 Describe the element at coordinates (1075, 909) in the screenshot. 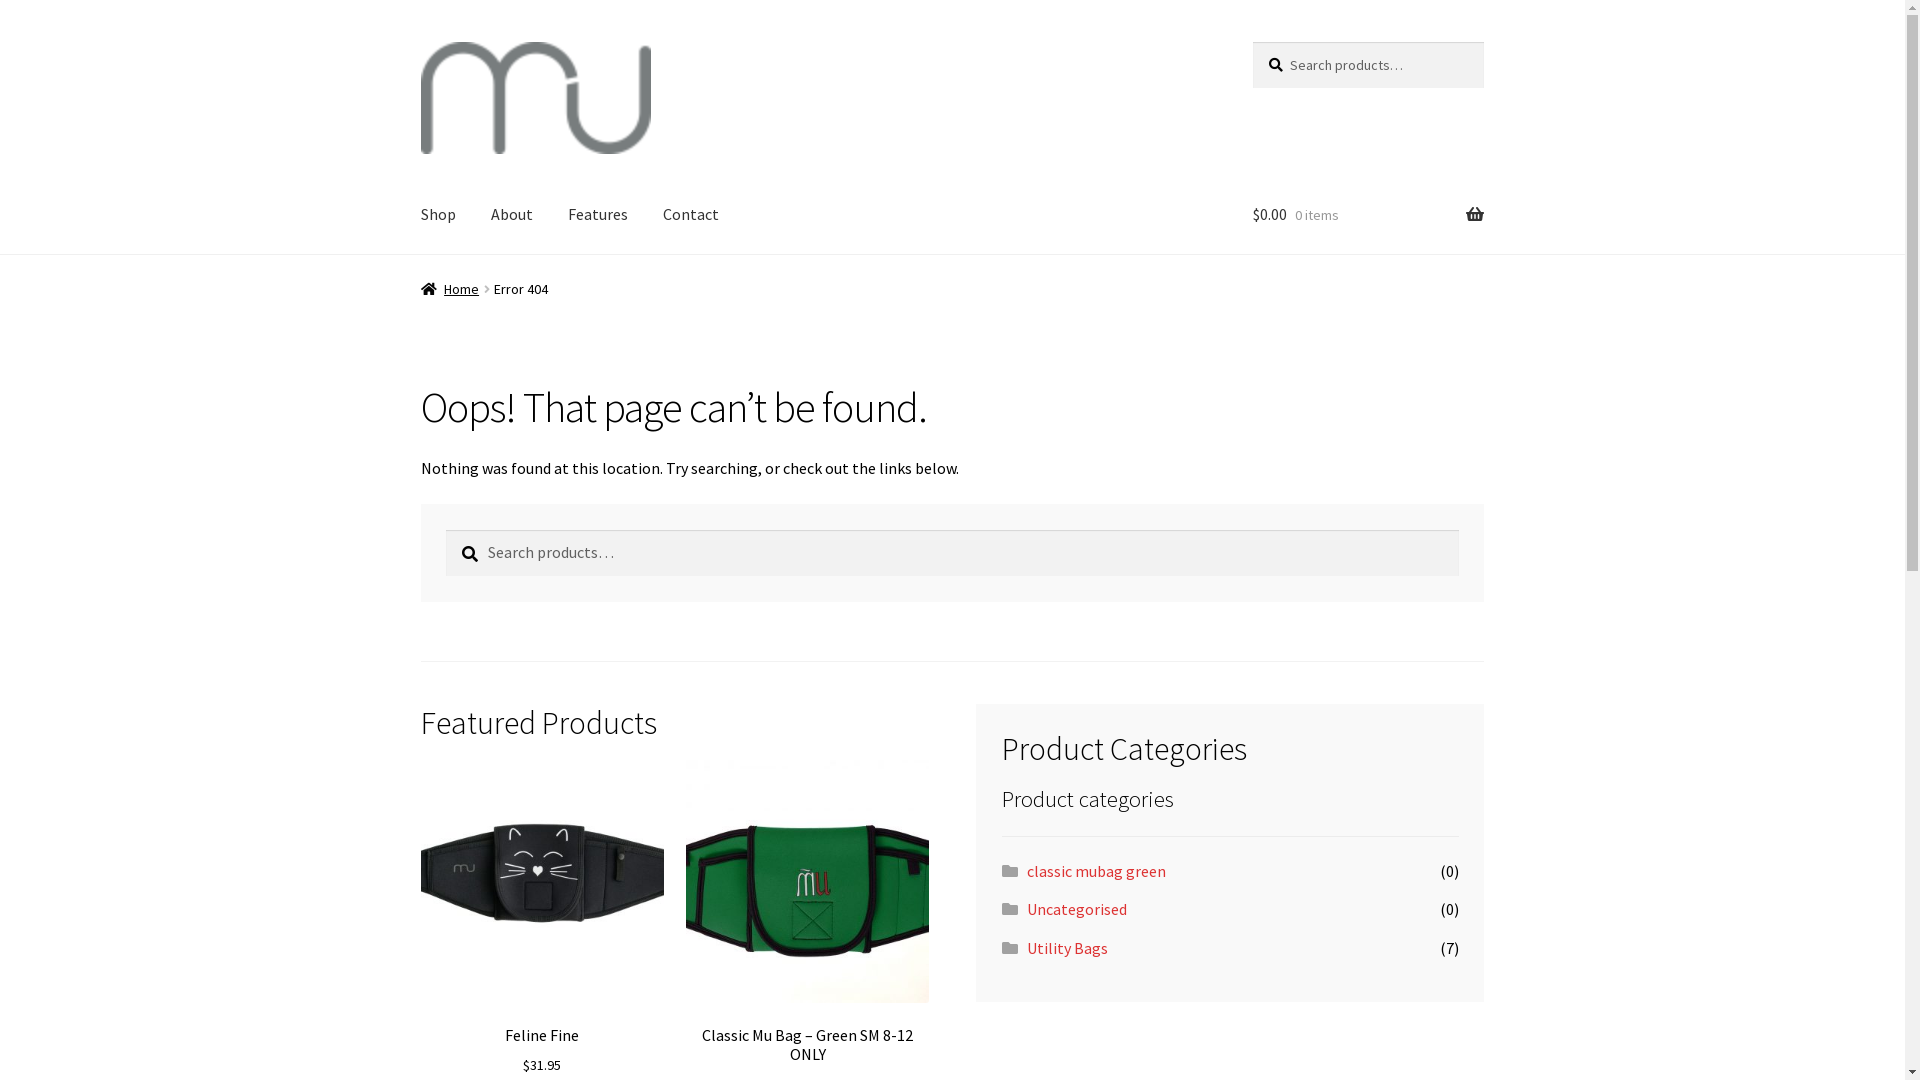

I see `'Uncategorised'` at that location.